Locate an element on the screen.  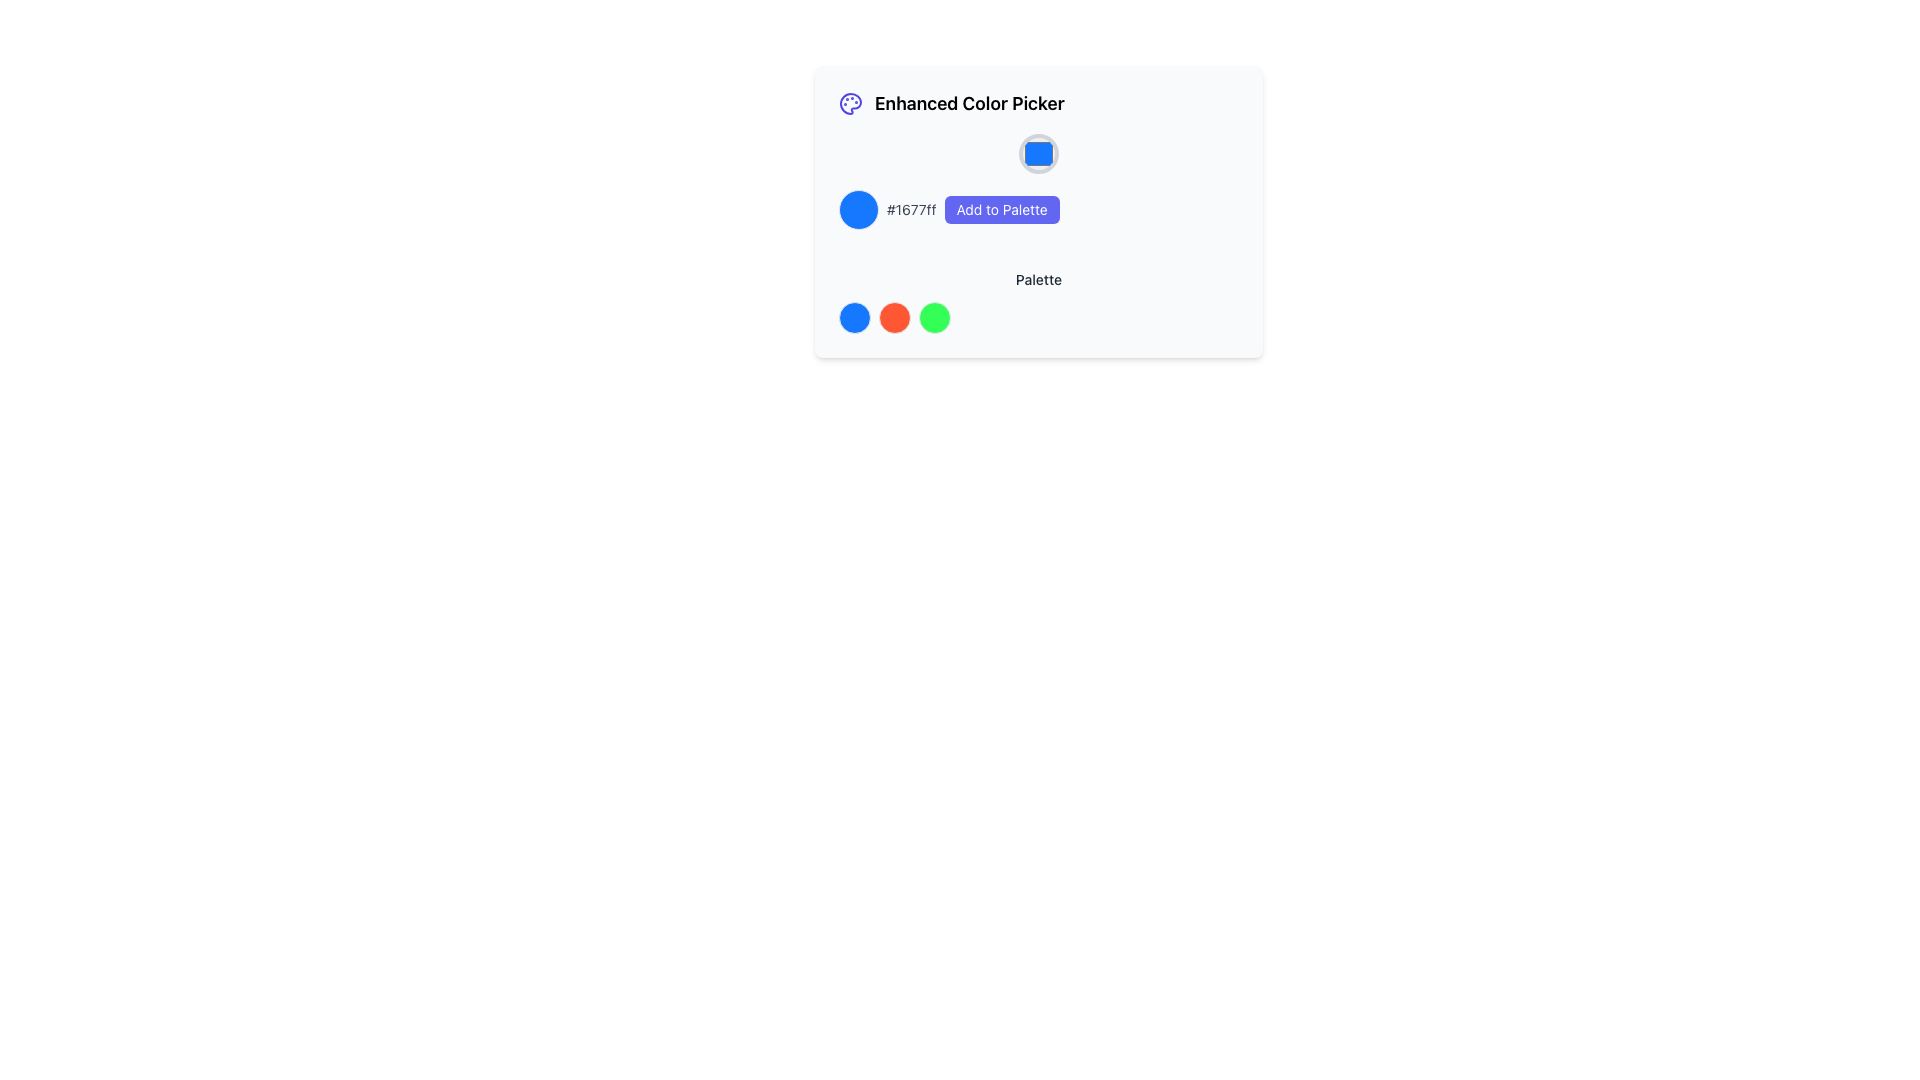
the small circular red button located in the bottom part of the interface, which is the second button in a row of three buttons is located at coordinates (893, 316).